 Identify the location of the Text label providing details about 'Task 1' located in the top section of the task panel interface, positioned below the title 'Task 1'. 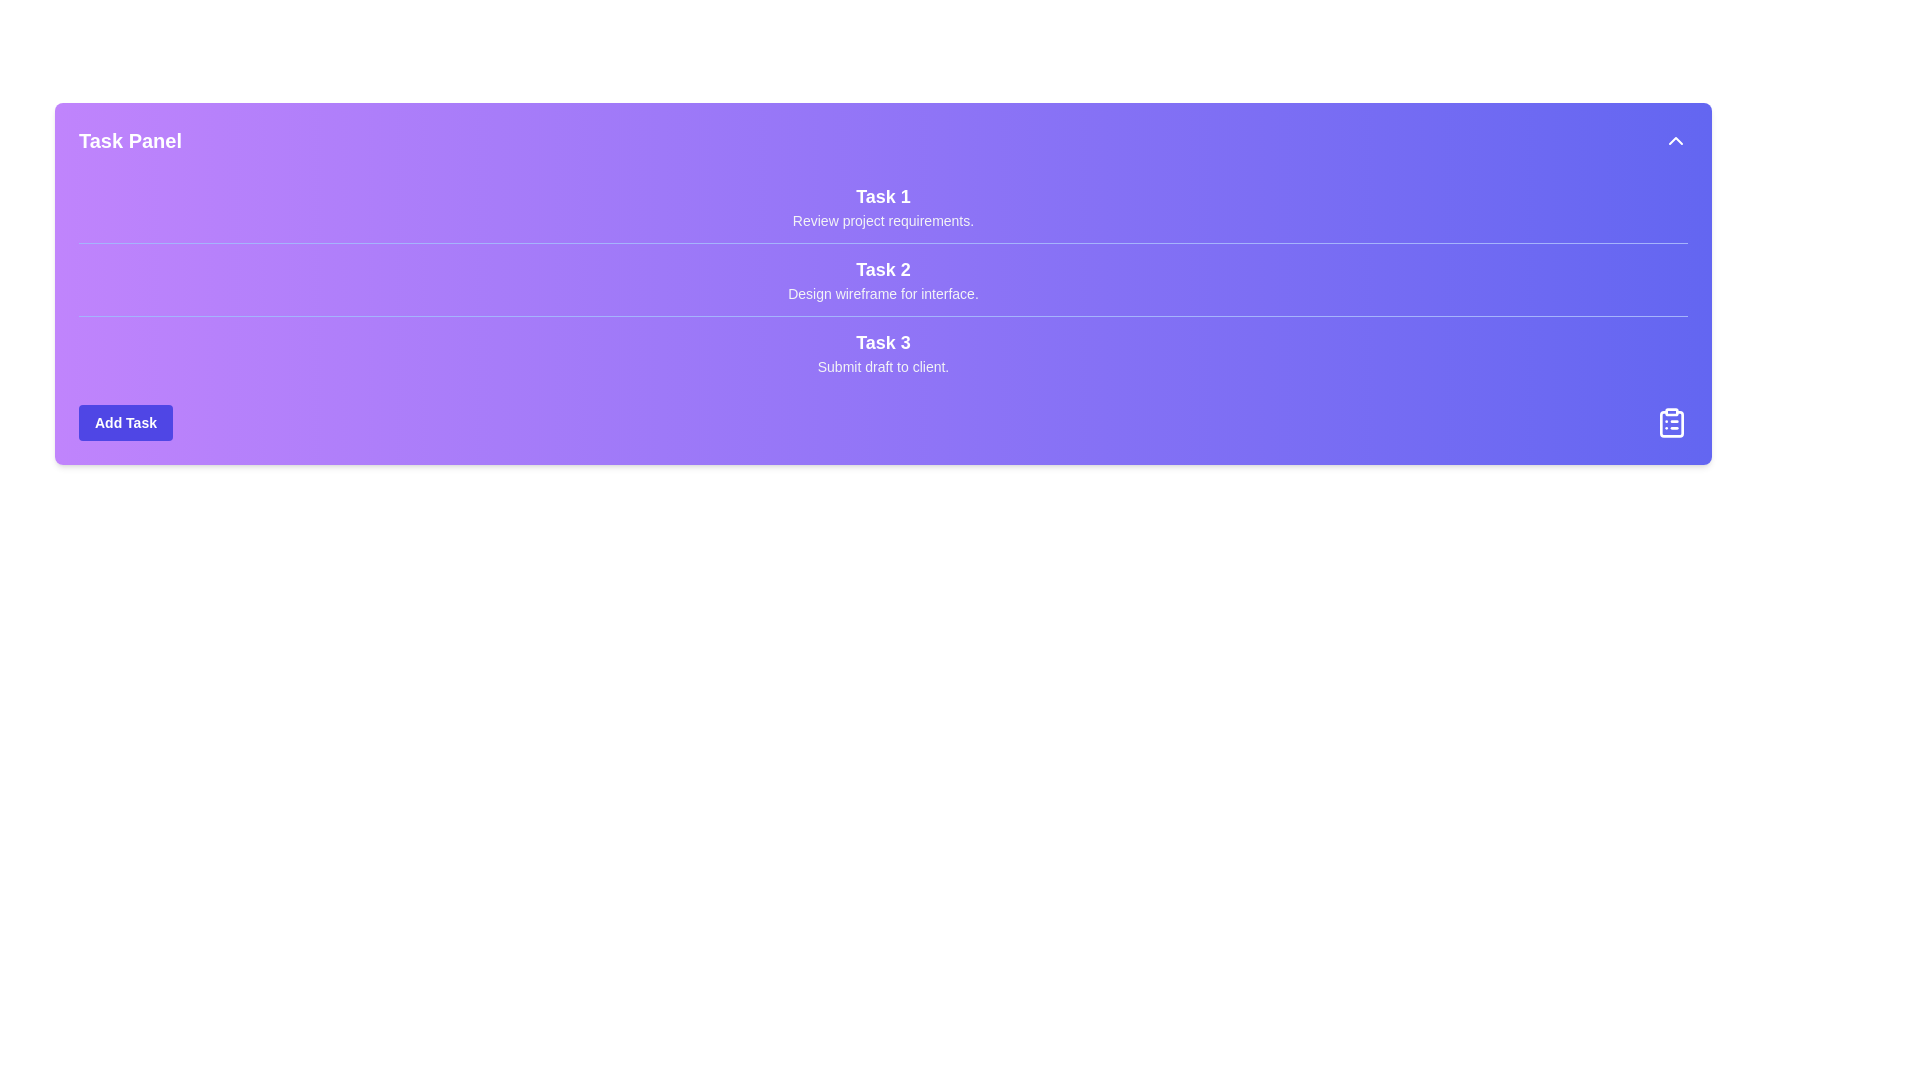
(882, 220).